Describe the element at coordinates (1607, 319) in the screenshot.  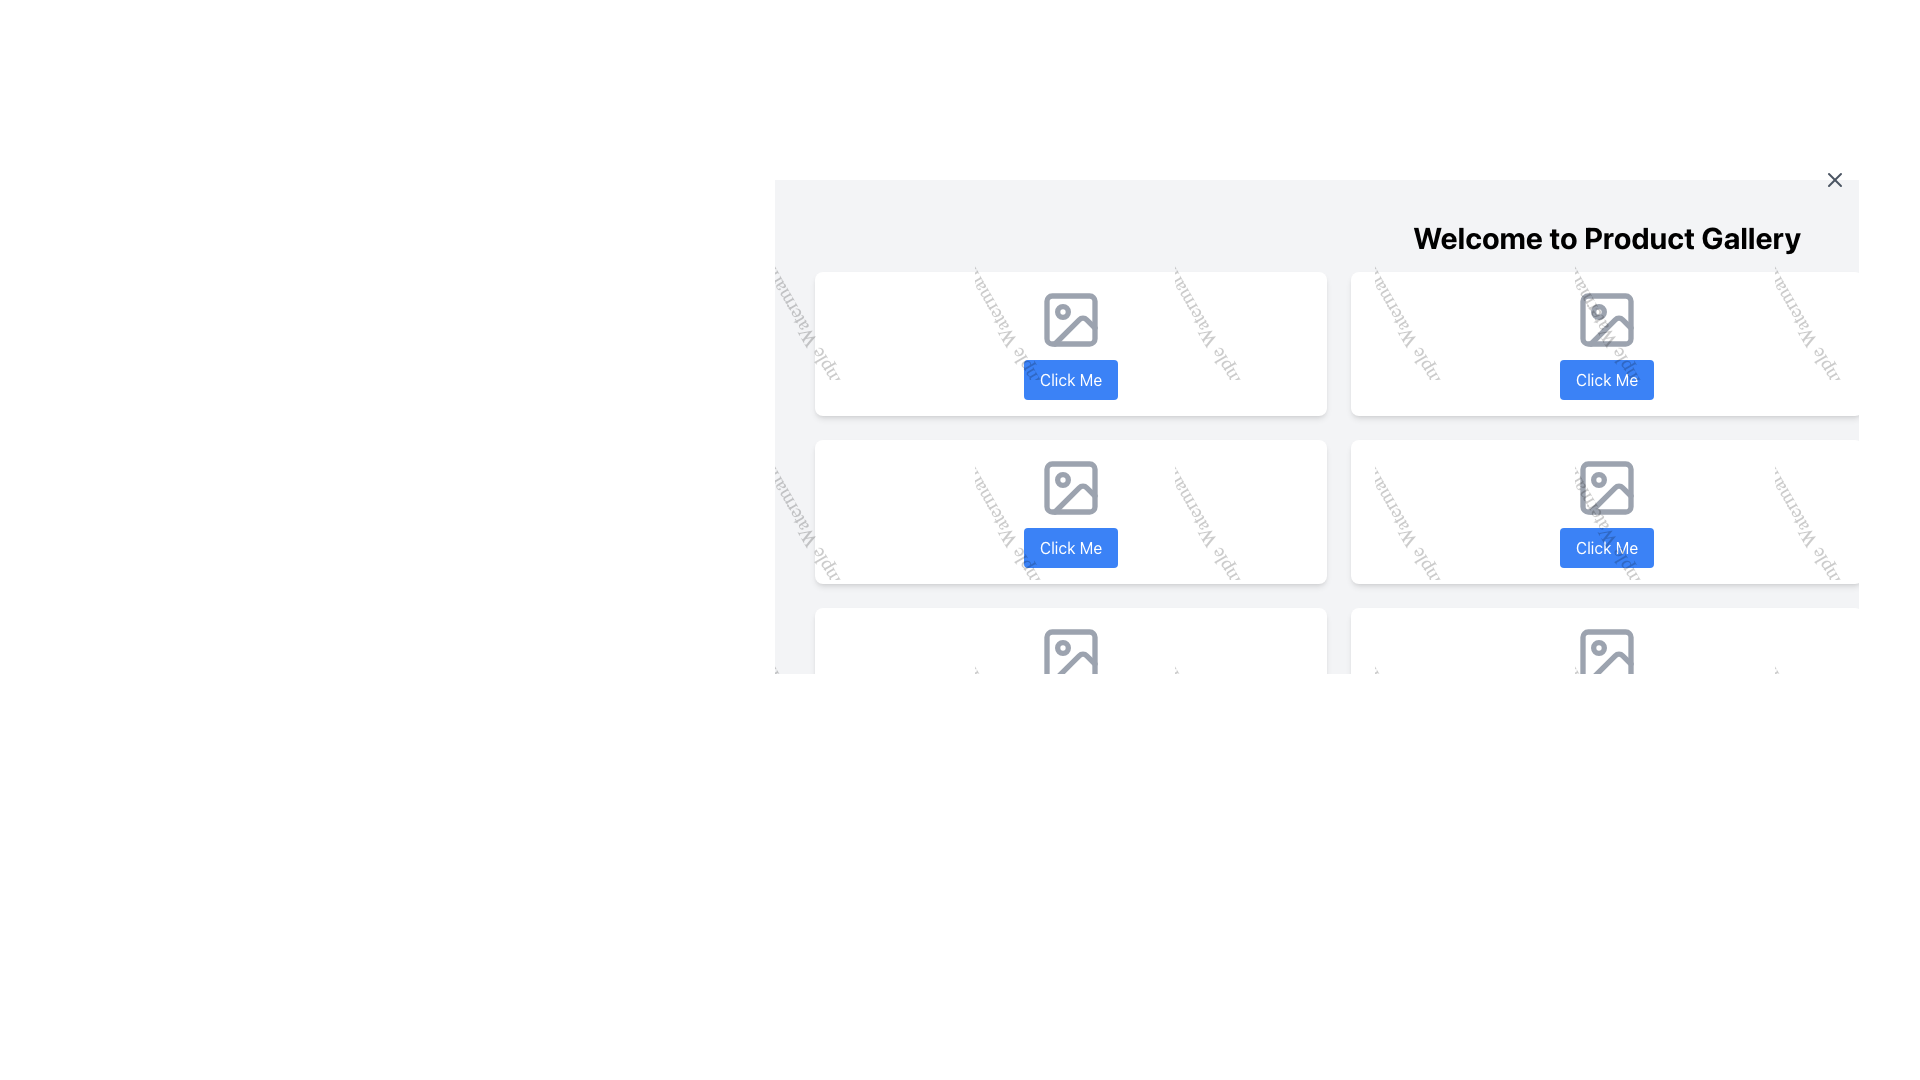
I see `the Decorative Rectangle (SVG Element) within the first icon of the top row of the grid, which serves as a decorative or structural component for a picture or illustration` at that location.